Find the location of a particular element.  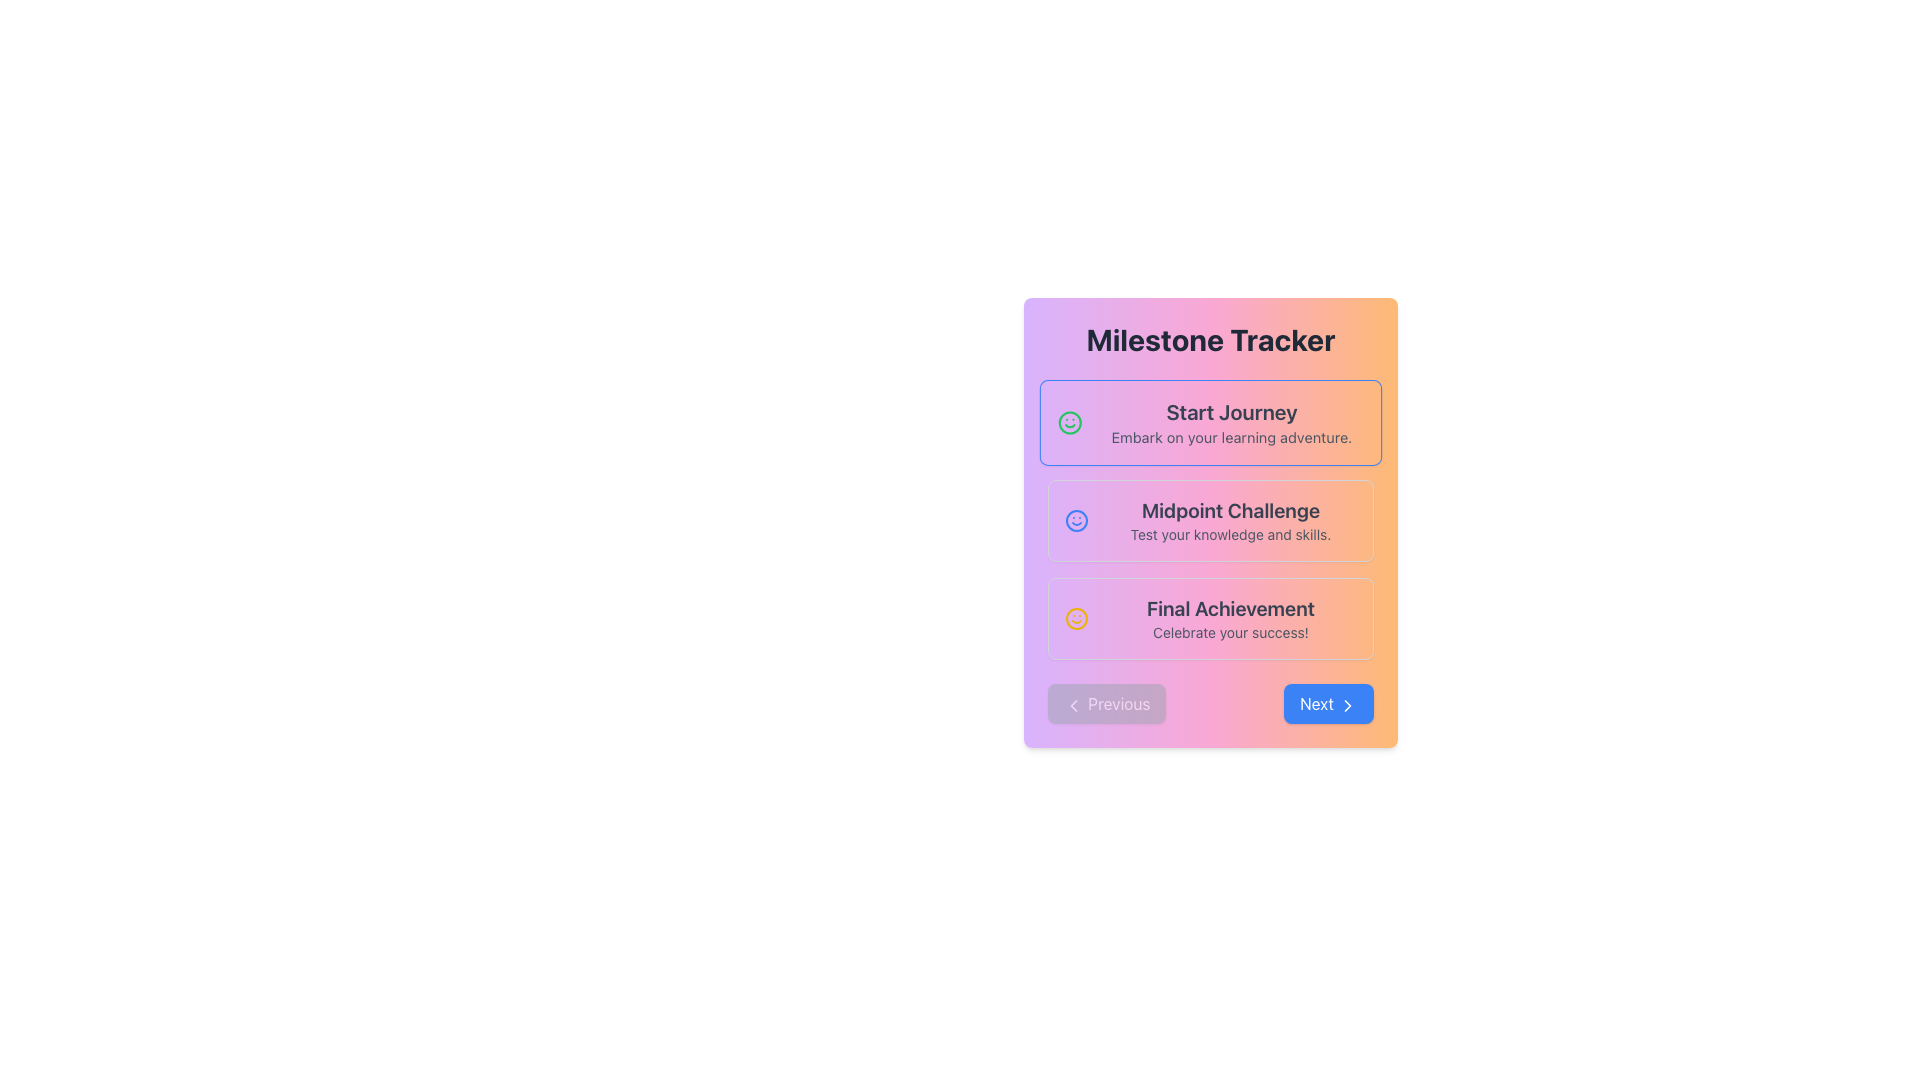

the static text element providing details related to the 'Final Achievement' section, located below the main title of the section is located at coordinates (1229, 632).